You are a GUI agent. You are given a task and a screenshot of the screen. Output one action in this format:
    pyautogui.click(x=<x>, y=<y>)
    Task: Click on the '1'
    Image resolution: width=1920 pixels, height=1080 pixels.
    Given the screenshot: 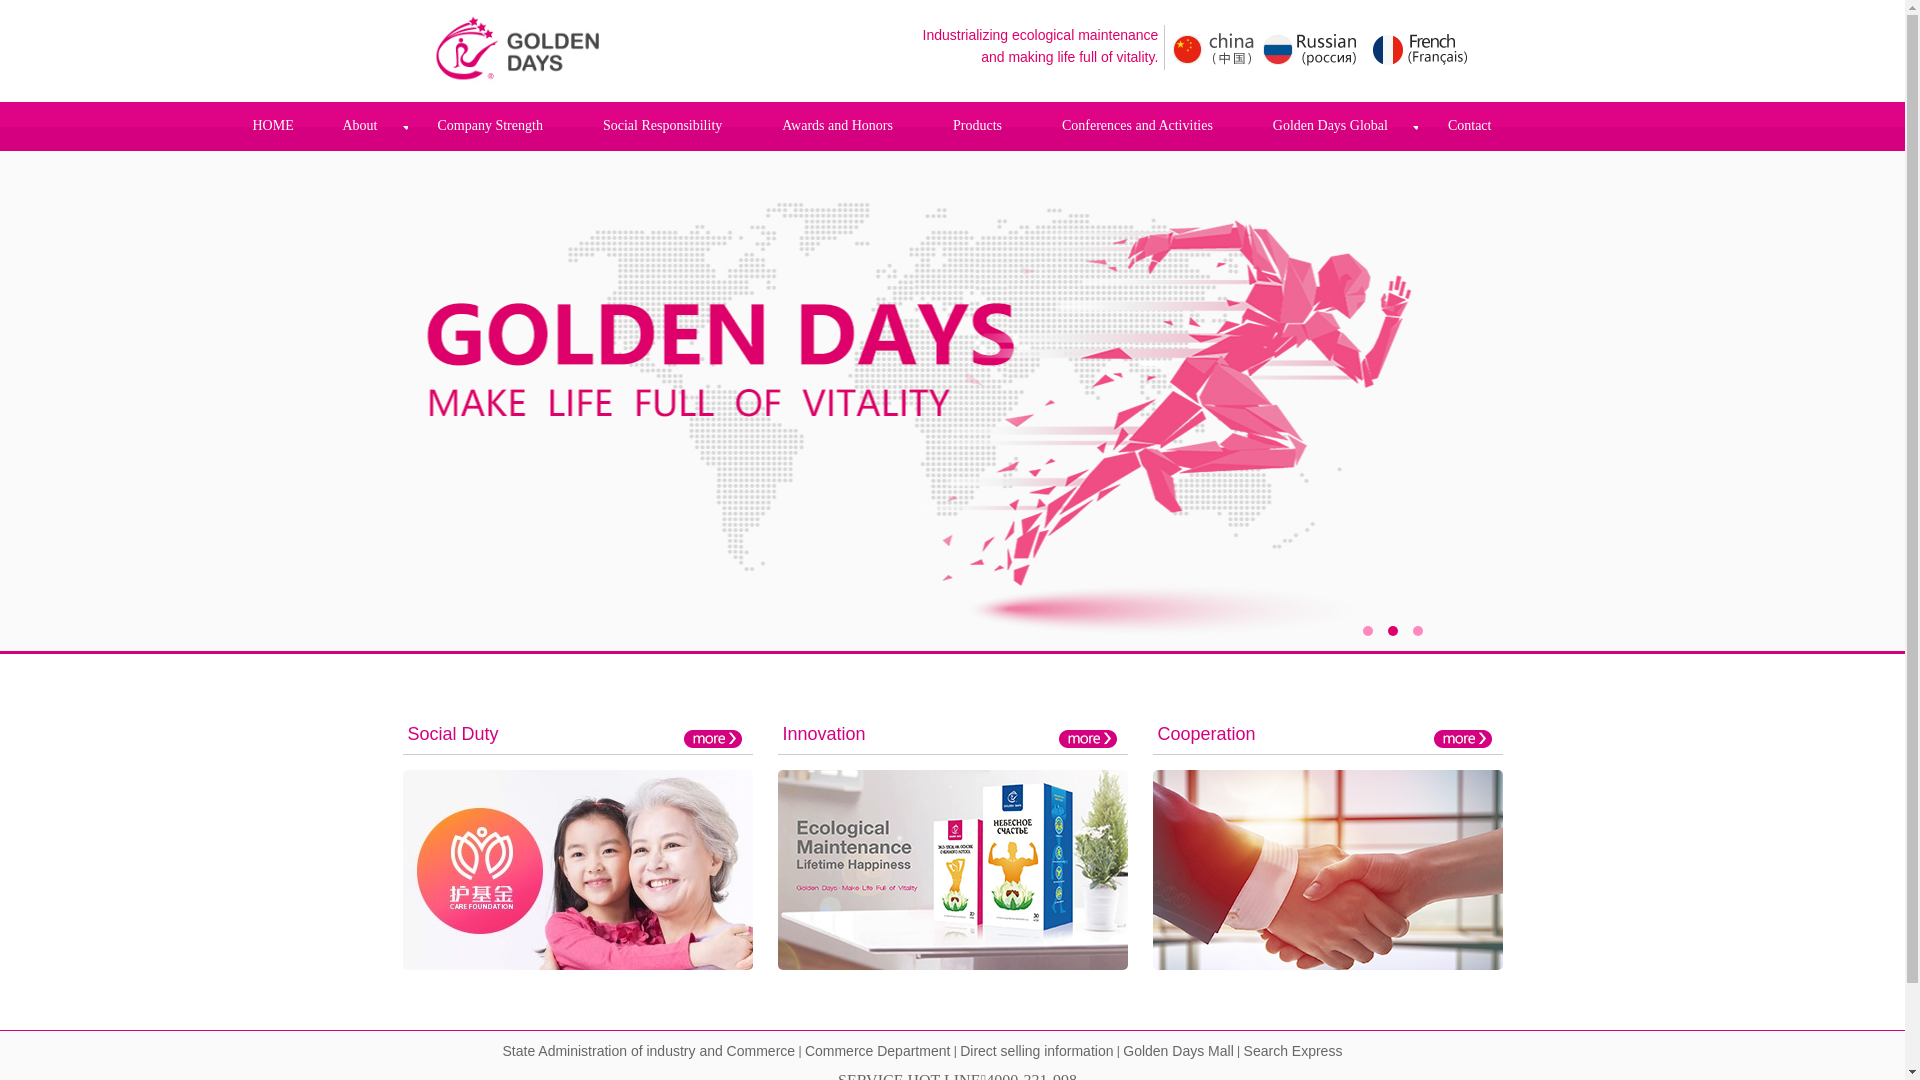 What is the action you would take?
    pyautogui.click(x=1361, y=631)
    